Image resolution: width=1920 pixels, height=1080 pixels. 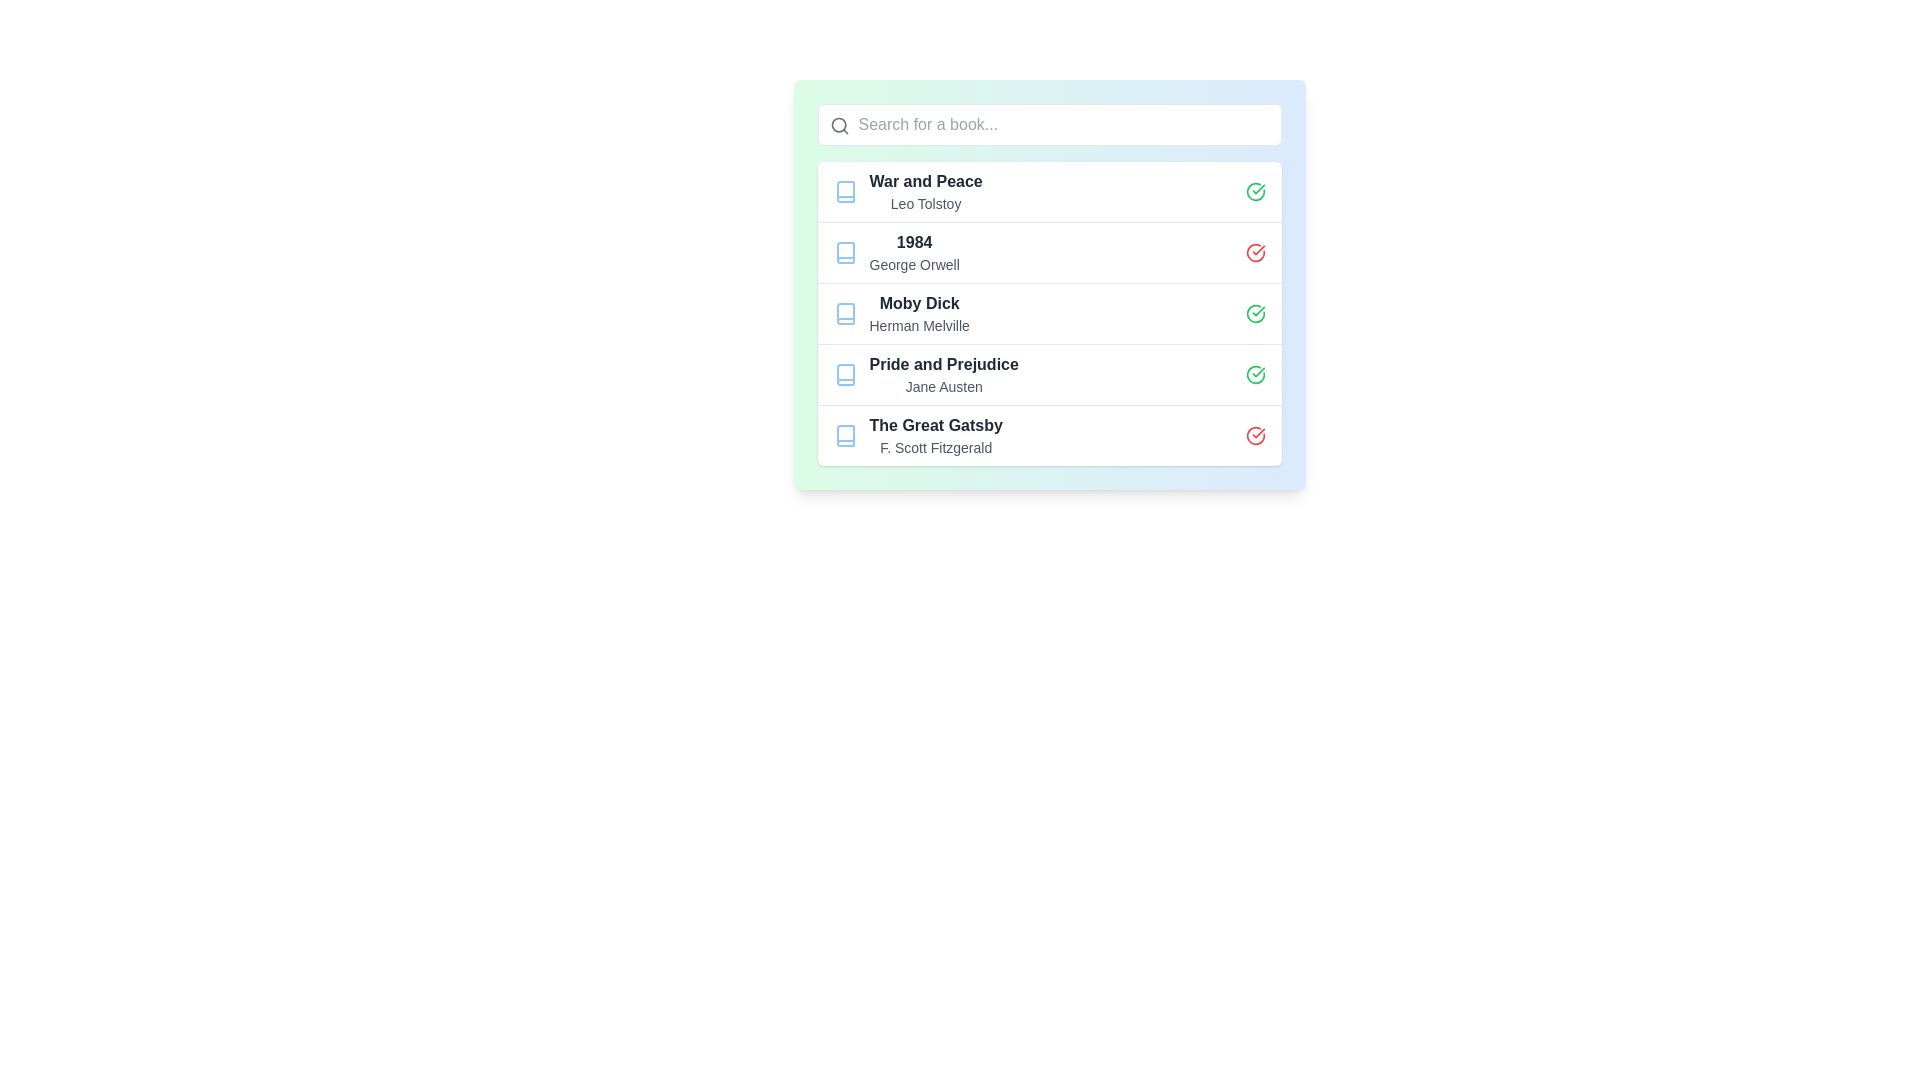 I want to click on the text label that serves as the title of a book, so click(x=913, y=242).